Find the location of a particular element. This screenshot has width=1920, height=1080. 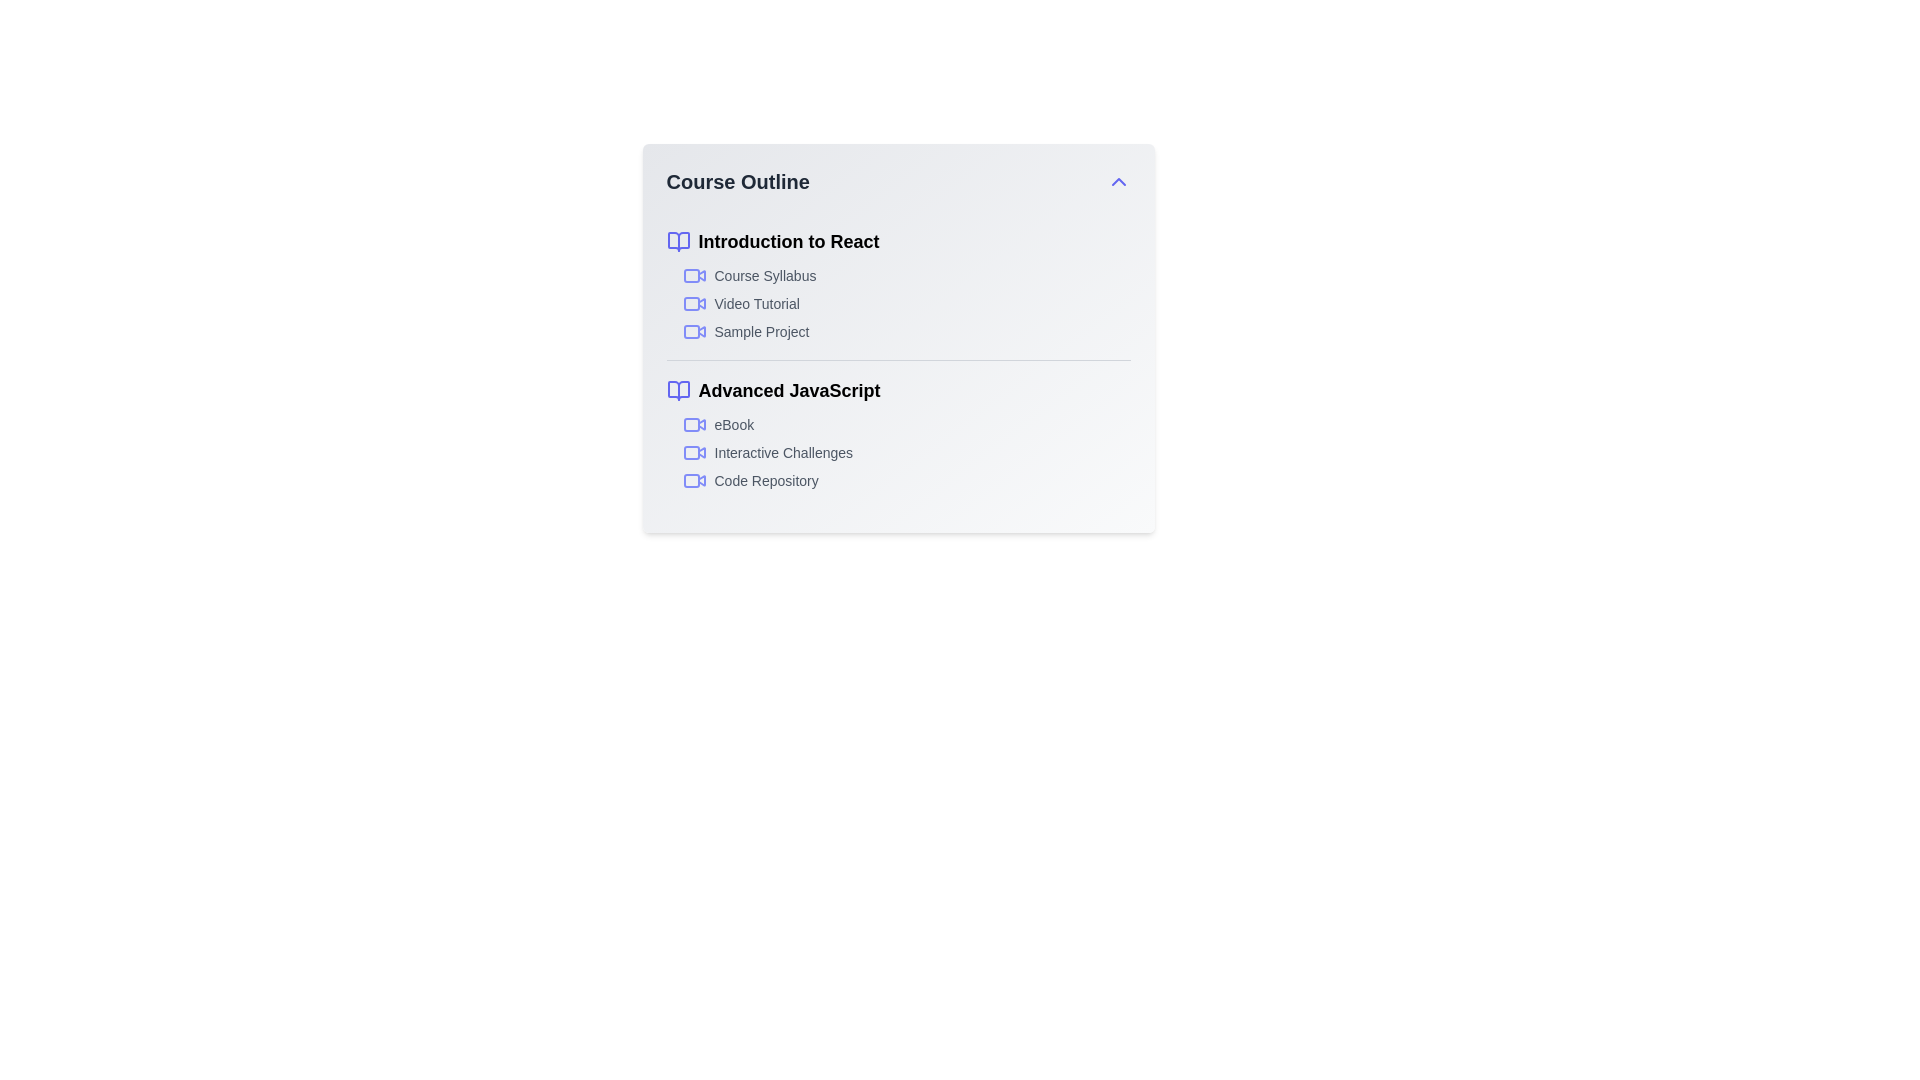

the course titled Advanced JavaScript is located at coordinates (897, 390).